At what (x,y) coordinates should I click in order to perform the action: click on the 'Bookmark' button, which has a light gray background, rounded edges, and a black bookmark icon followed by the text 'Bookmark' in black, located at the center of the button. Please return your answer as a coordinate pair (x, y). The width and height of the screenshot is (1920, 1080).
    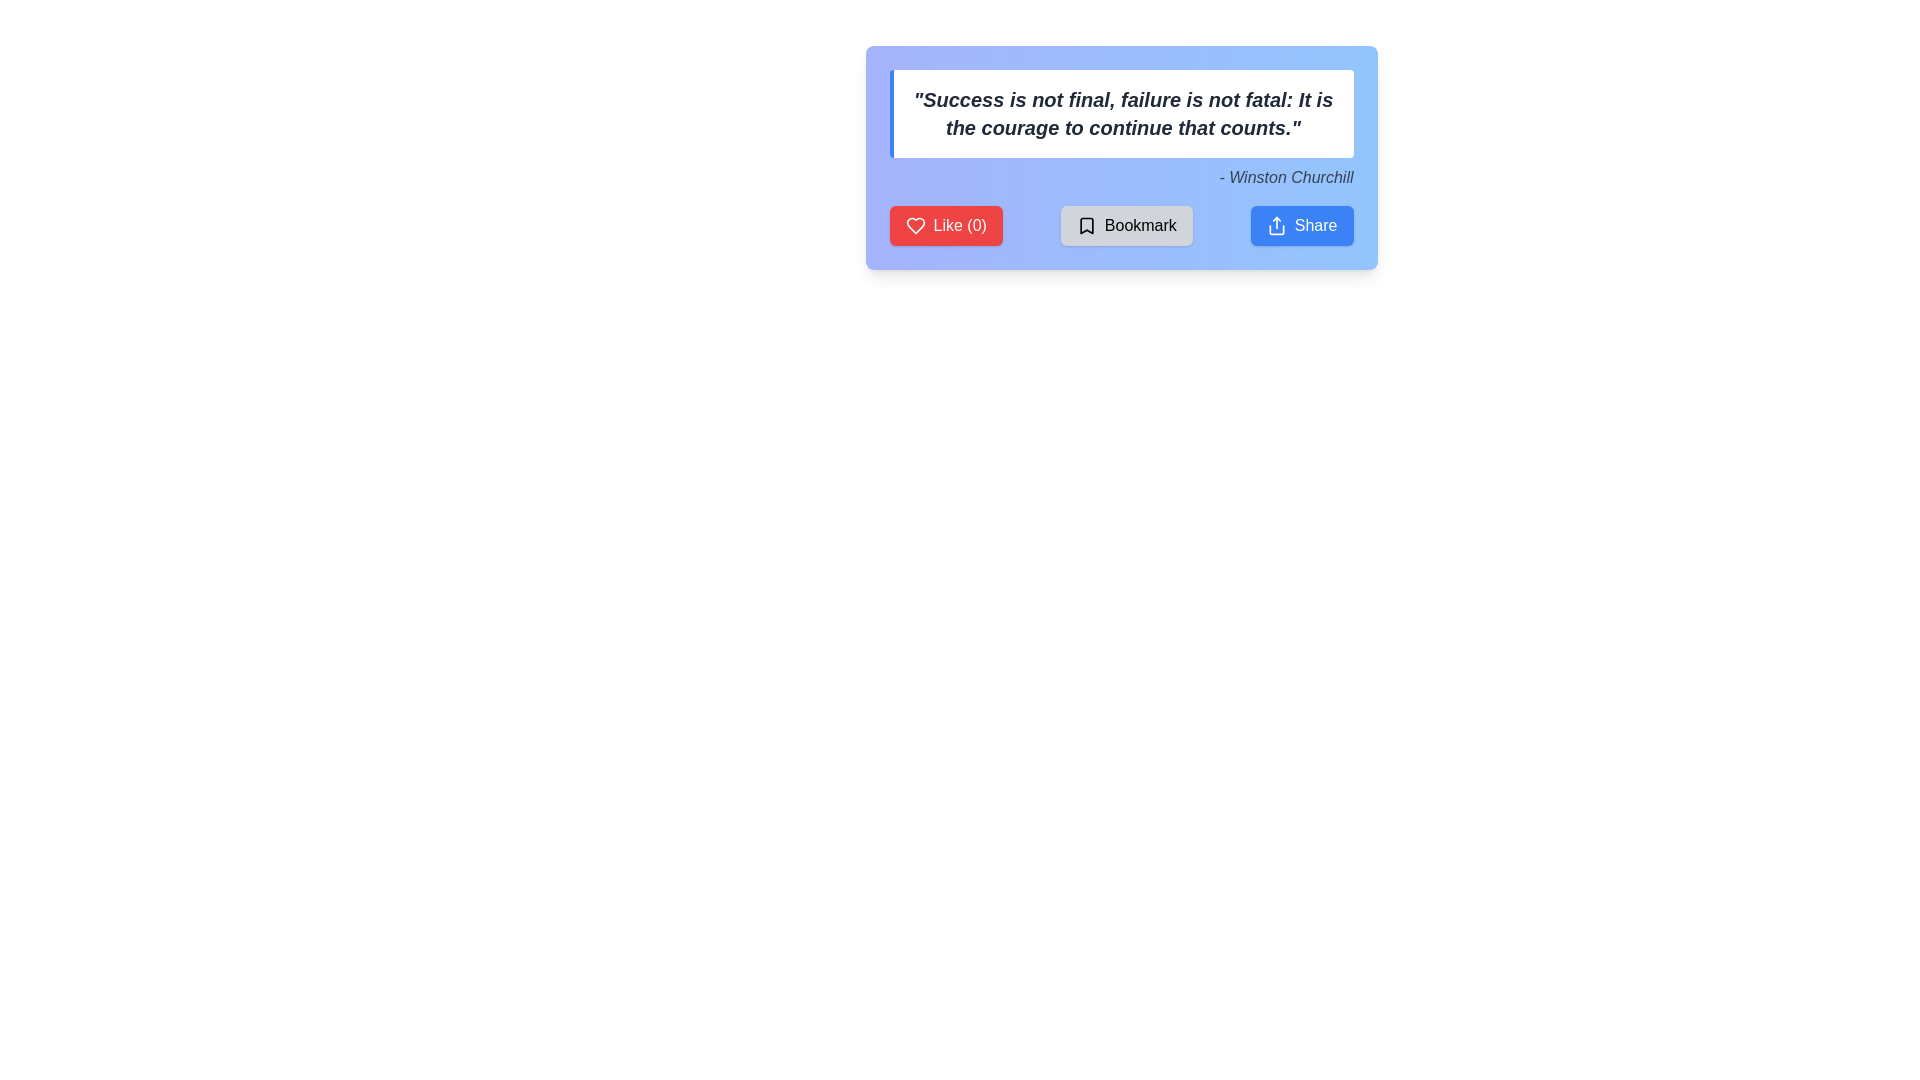
    Looking at the image, I should click on (1121, 225).